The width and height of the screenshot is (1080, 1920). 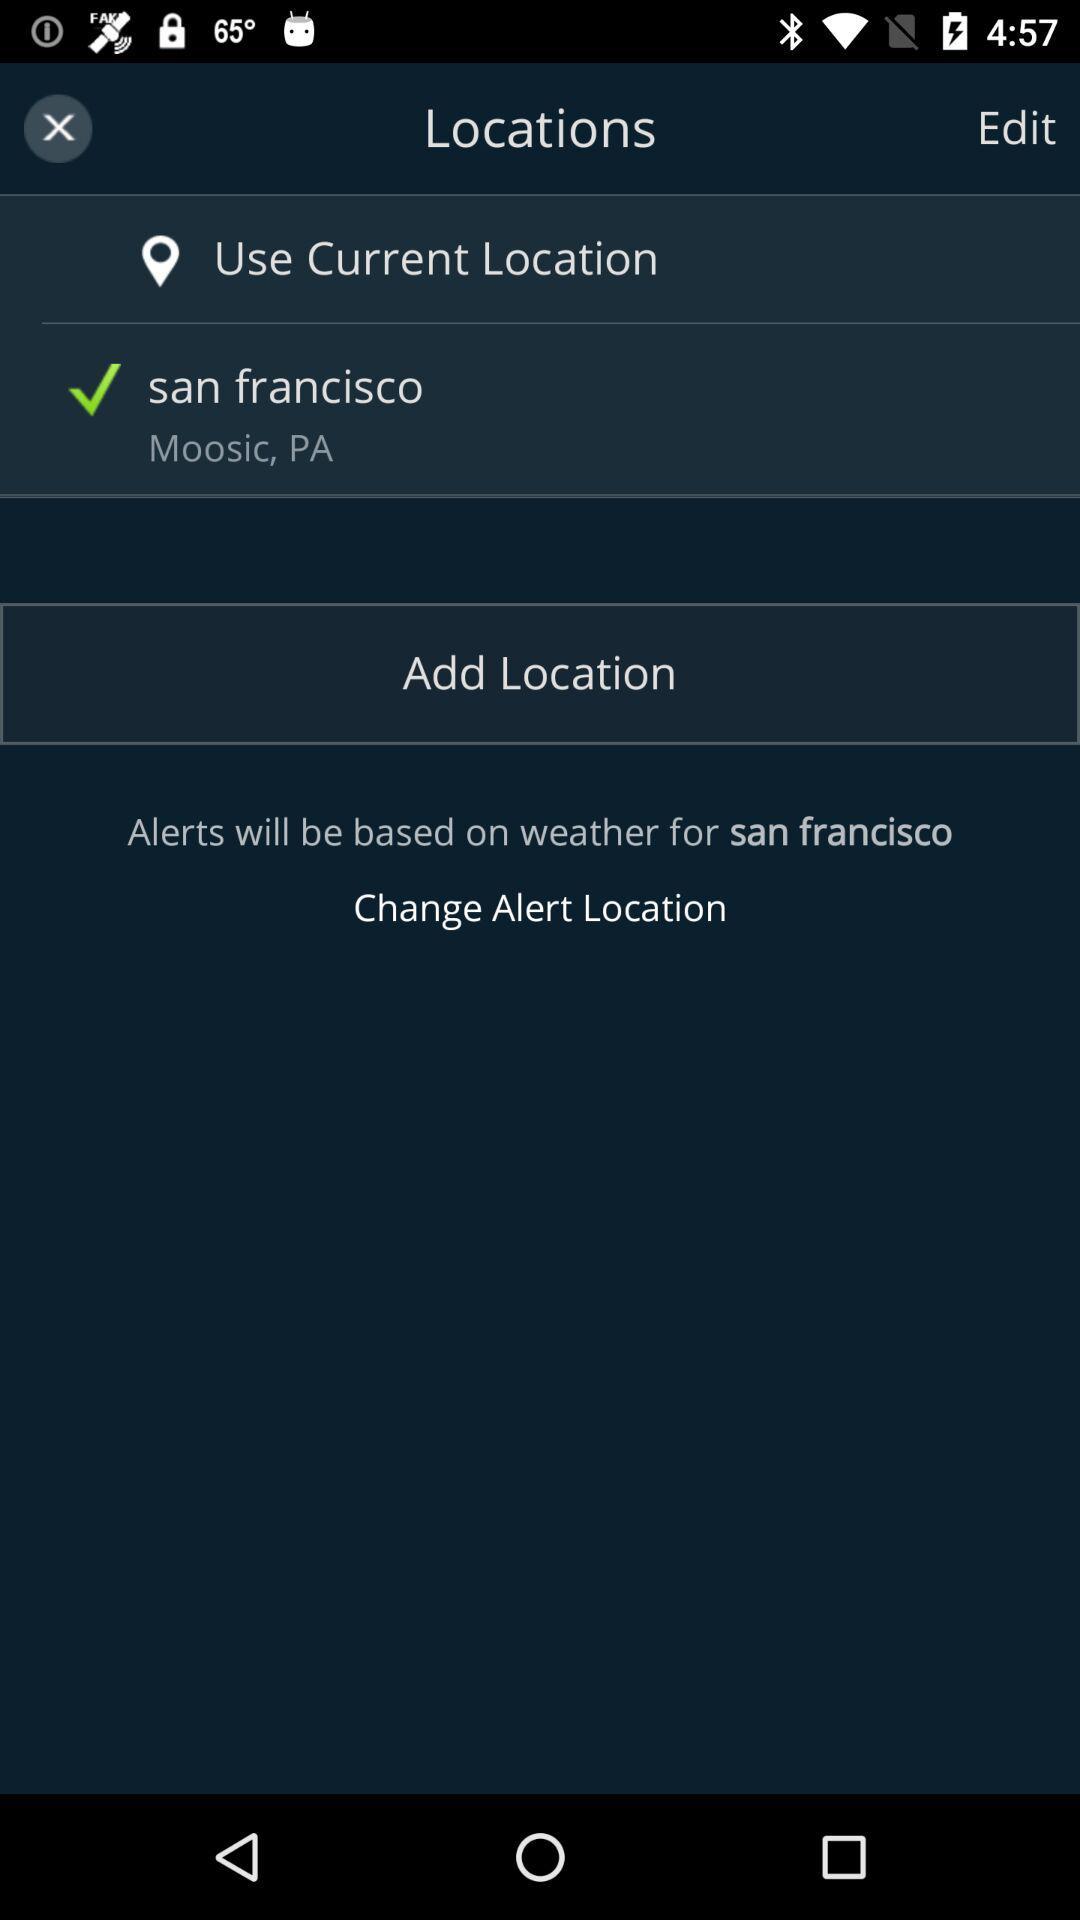 I want to click on the alerts will be item, so click(x=540, y=870).